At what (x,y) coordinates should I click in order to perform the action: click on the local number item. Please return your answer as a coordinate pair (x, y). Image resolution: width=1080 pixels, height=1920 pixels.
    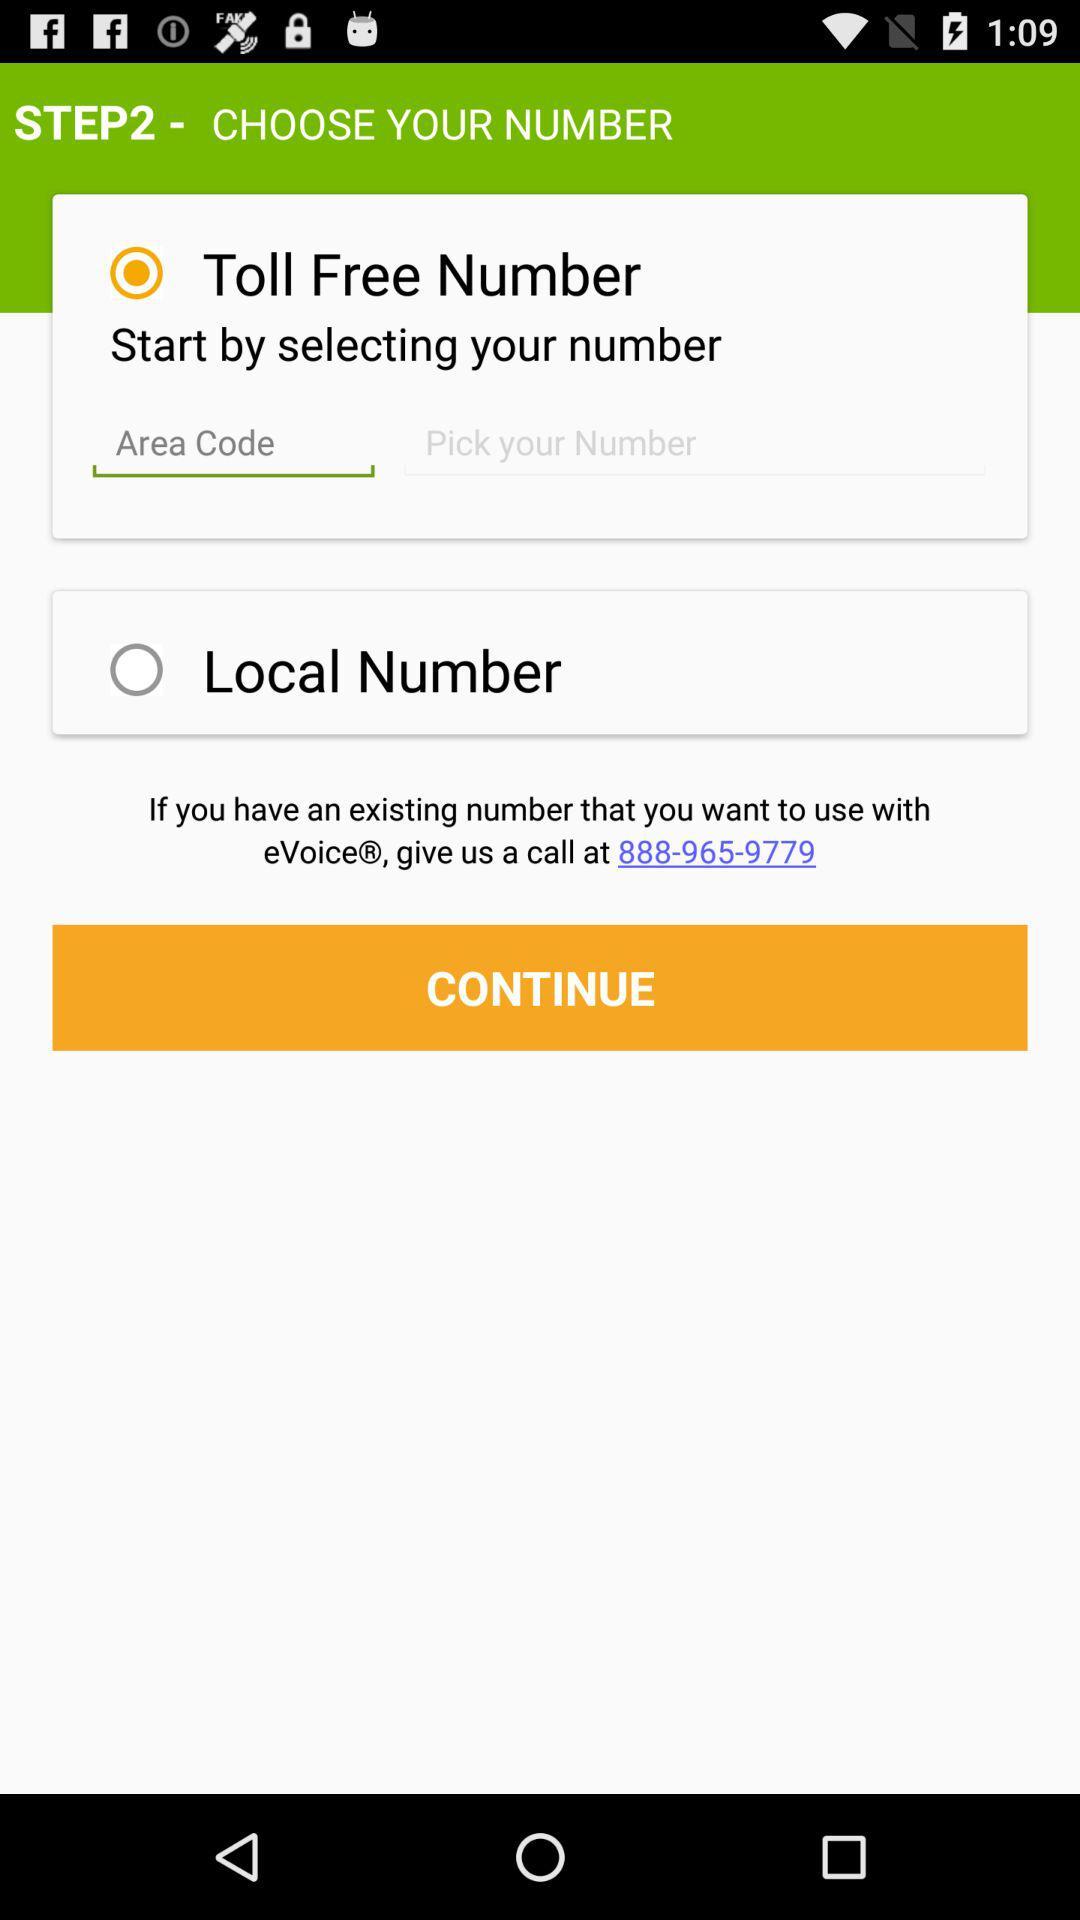
    Looking at the image, I should click on (382, 669).